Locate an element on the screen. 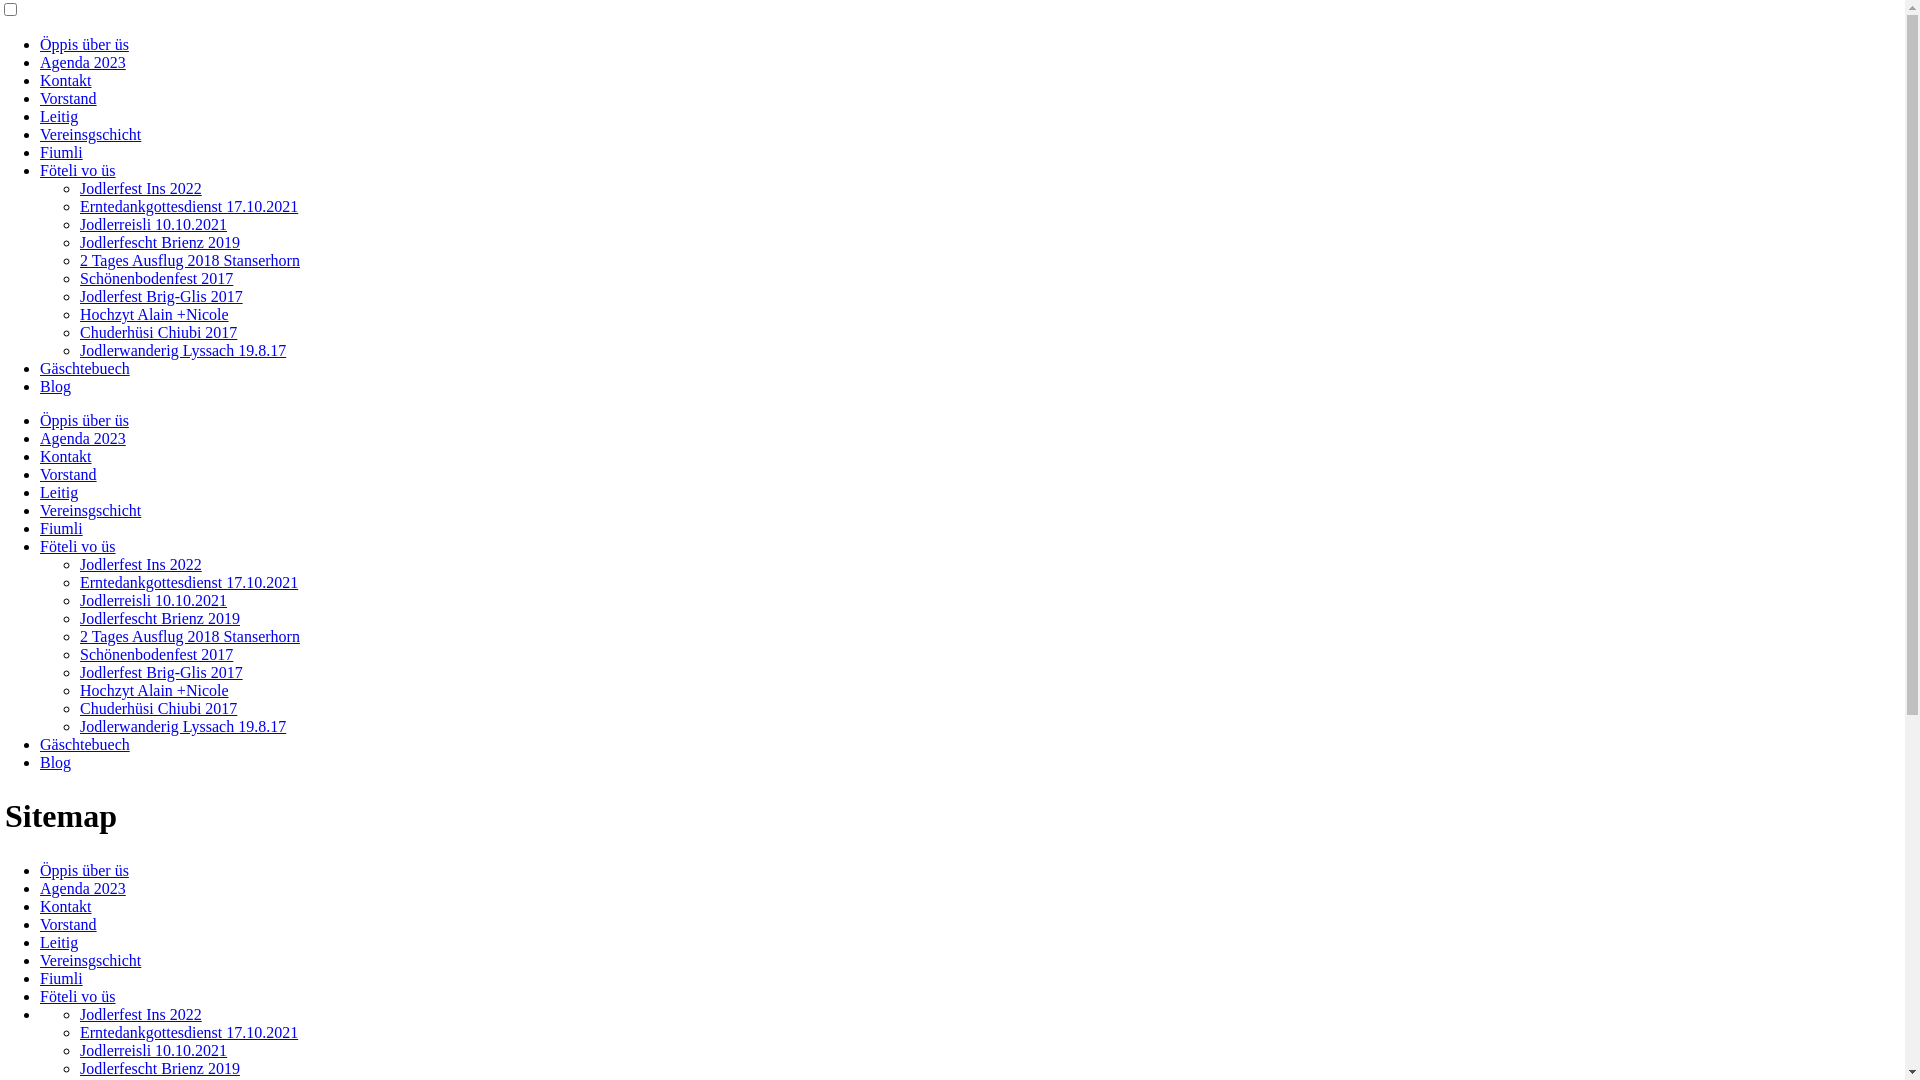 Image resolution: width=1920 pixels, height=1080 pixels. 'Jodlerwanderig Lyssach 19.8.17' is located at coordinates (182, 349).